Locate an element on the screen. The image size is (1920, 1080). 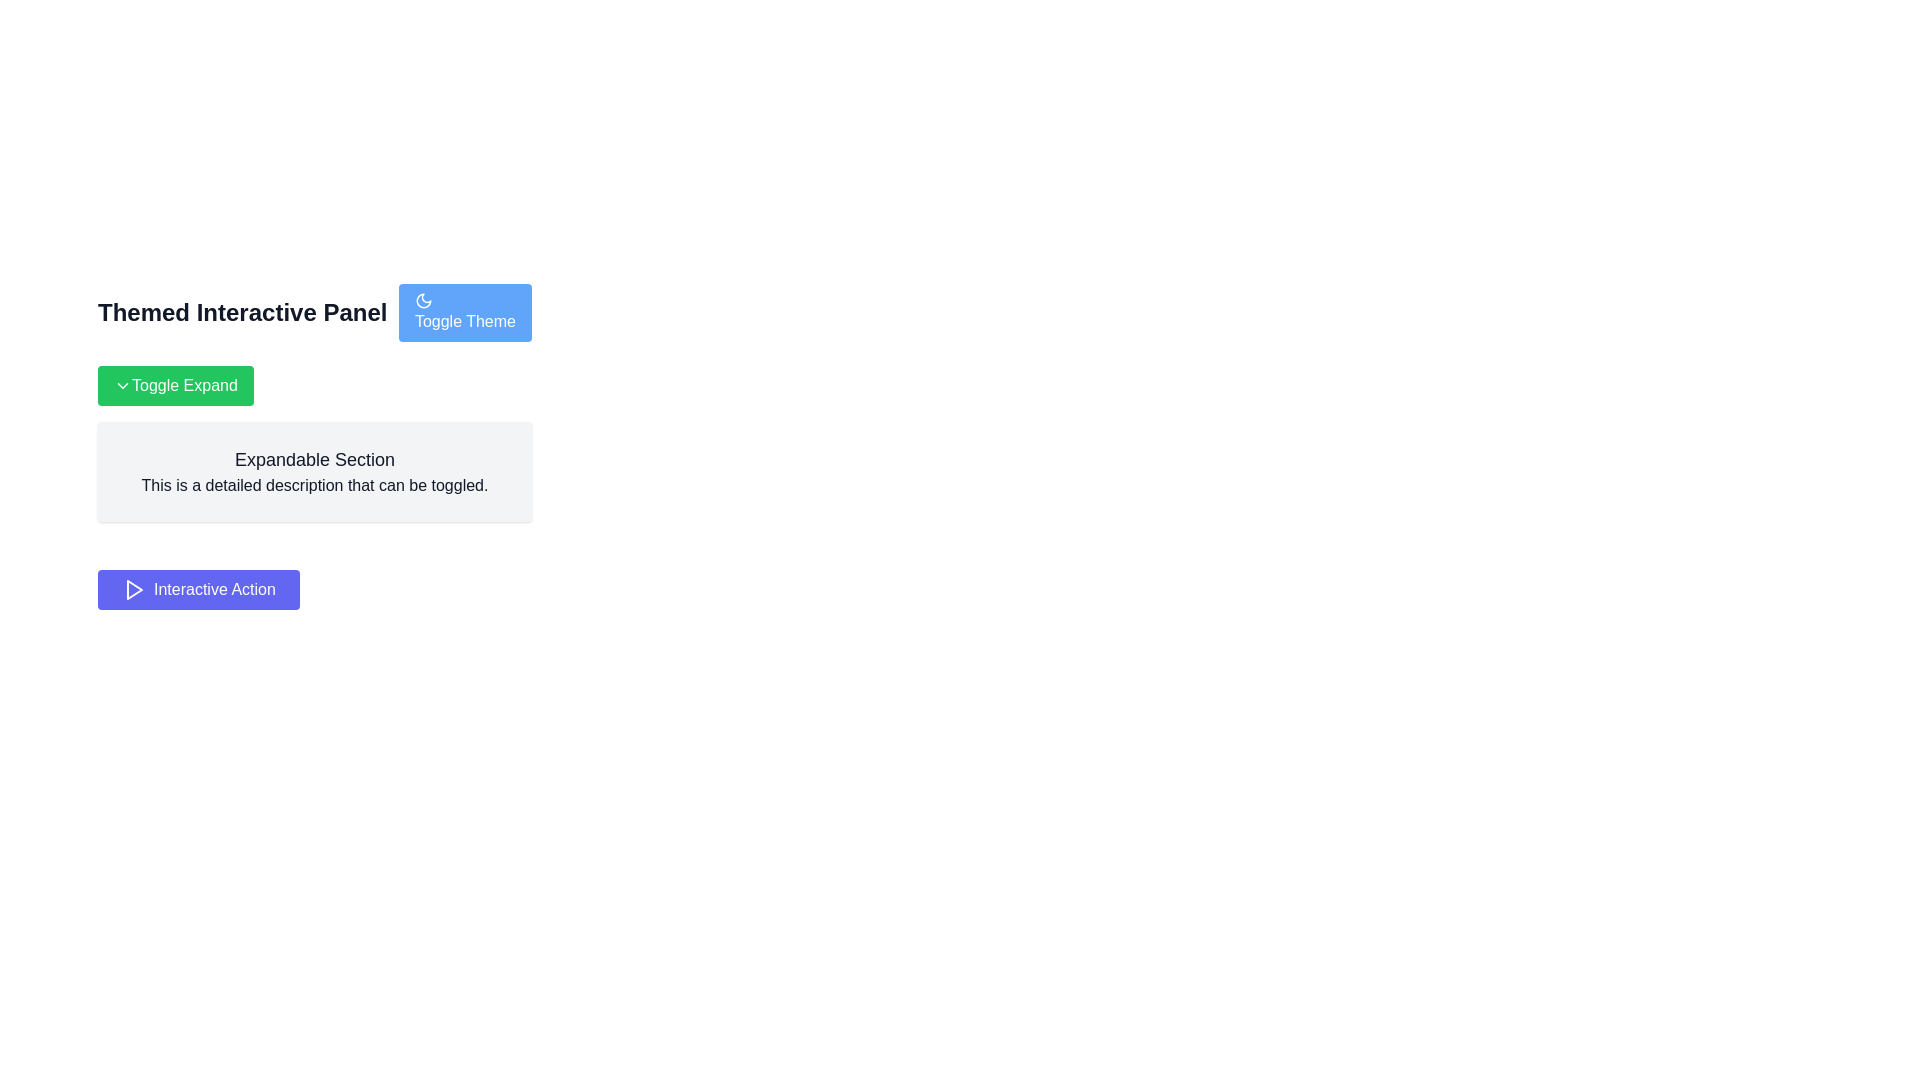
the interactive action button located below the 'Expandable Section' description panel to initiate an action is located at coordinates (314, 578).